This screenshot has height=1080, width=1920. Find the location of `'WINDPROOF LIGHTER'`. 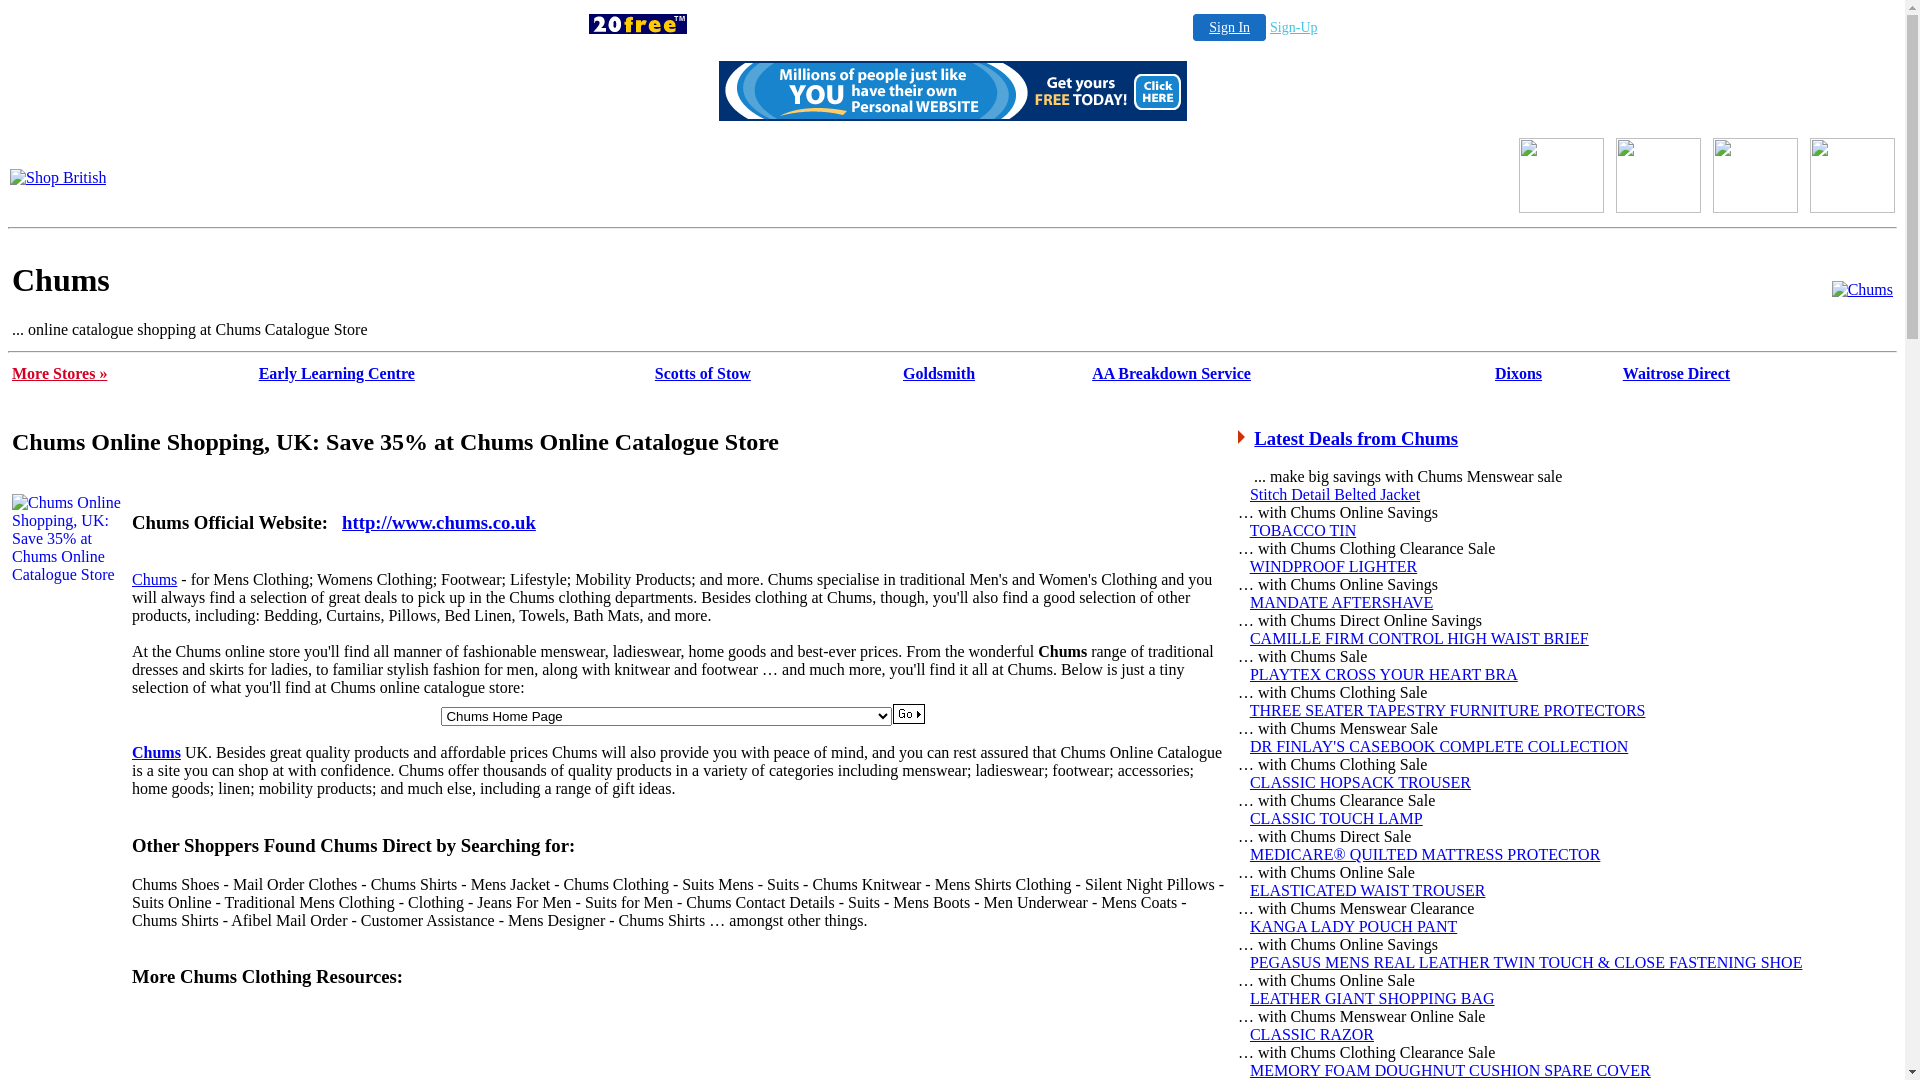

'WINDPROOF LIGHTER' is located at coordinates (1248, 566).